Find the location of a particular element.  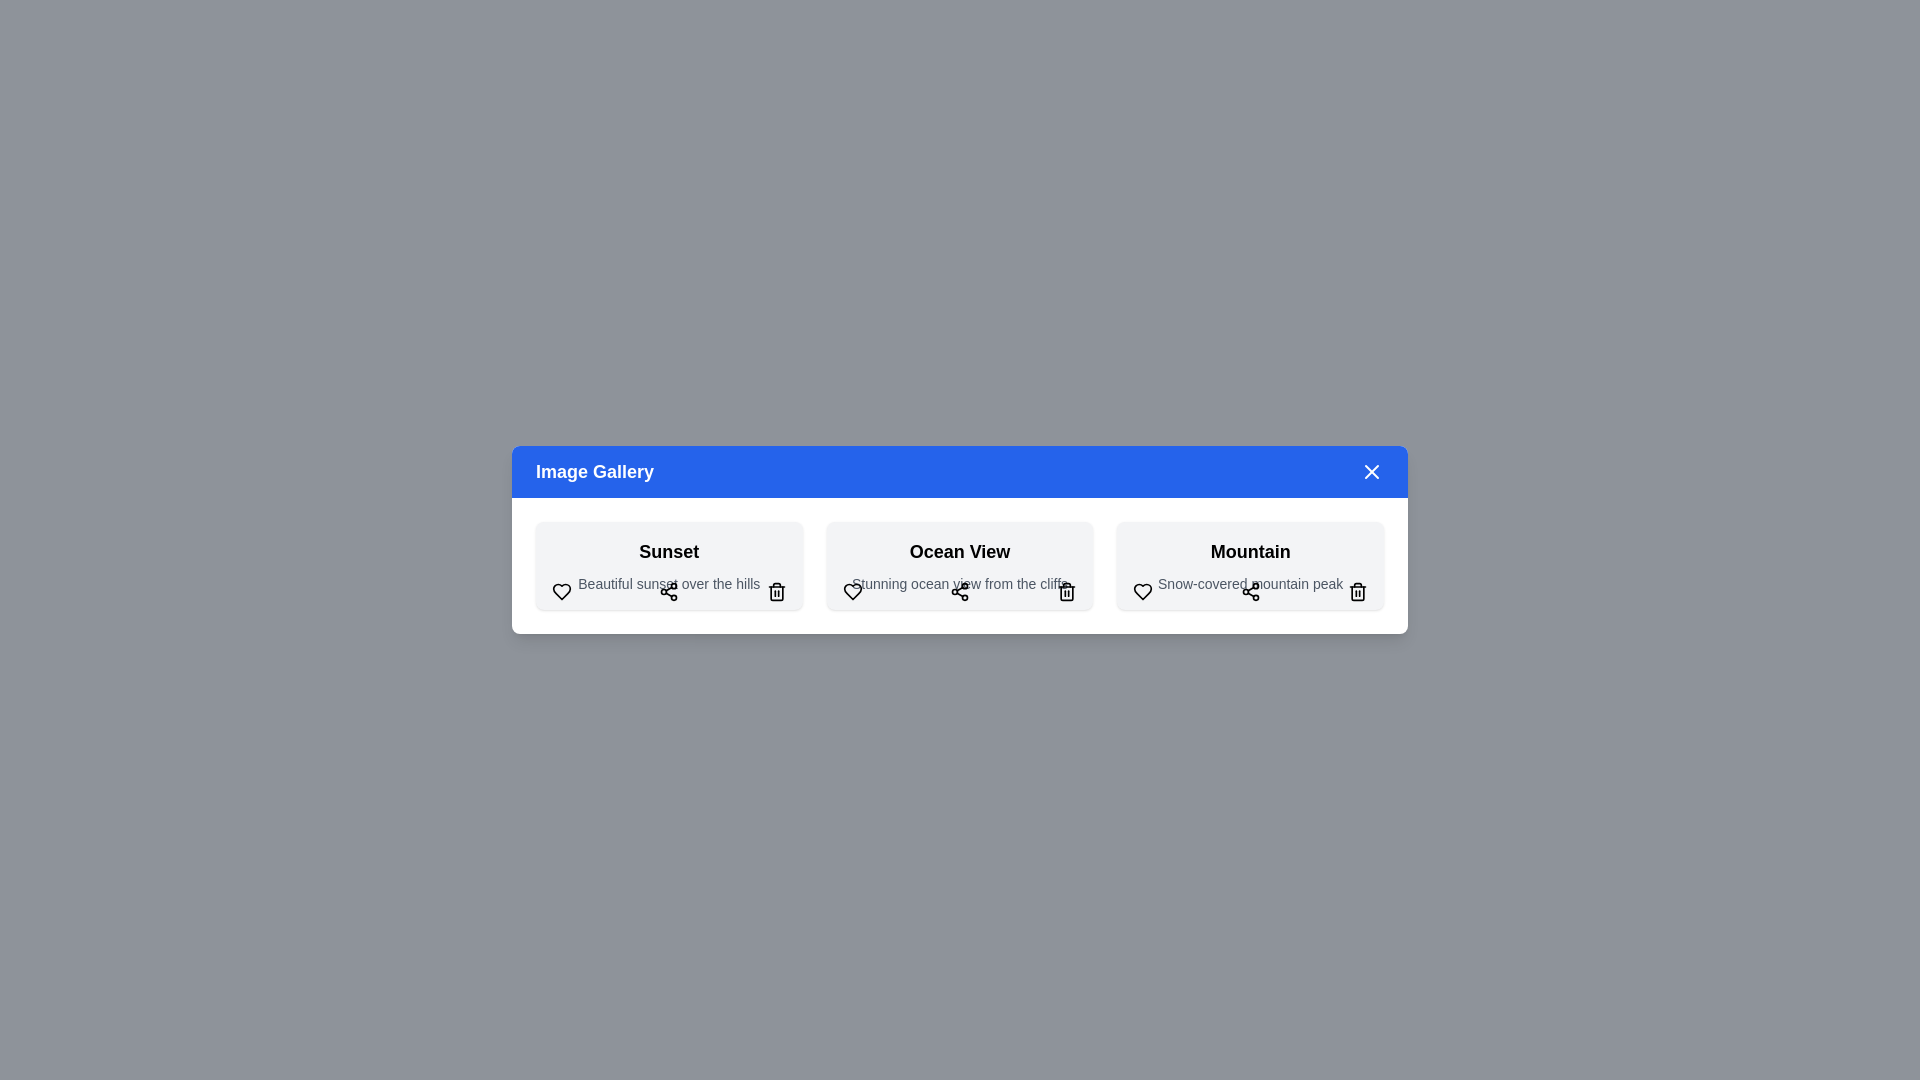

heart button for the image titled 'Ocean View' to like it is located at coordinates (851, 590).